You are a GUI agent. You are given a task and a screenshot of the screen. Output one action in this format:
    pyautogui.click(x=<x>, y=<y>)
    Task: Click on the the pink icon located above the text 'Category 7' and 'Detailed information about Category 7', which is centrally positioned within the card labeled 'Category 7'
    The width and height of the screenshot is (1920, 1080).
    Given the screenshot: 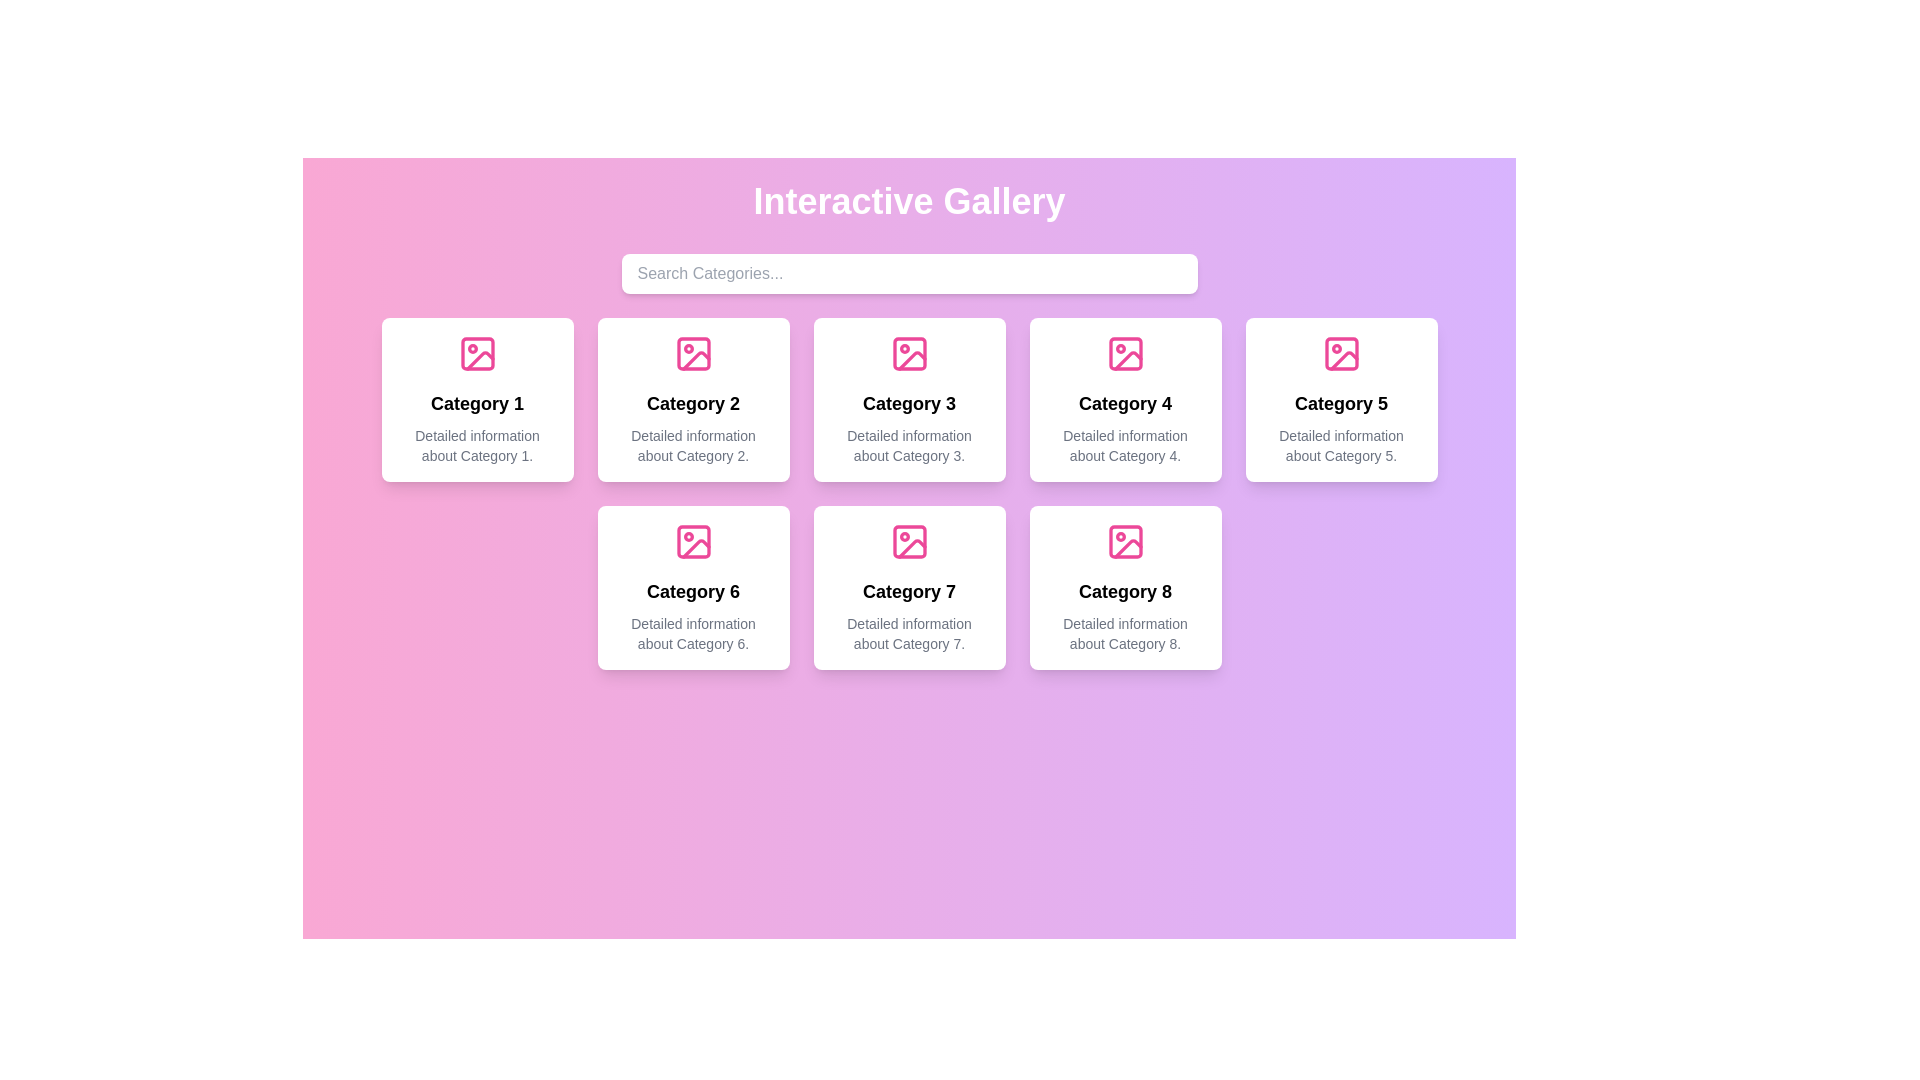 What is the action you would take?
    pyautogui.click(x=908, y=542)
    